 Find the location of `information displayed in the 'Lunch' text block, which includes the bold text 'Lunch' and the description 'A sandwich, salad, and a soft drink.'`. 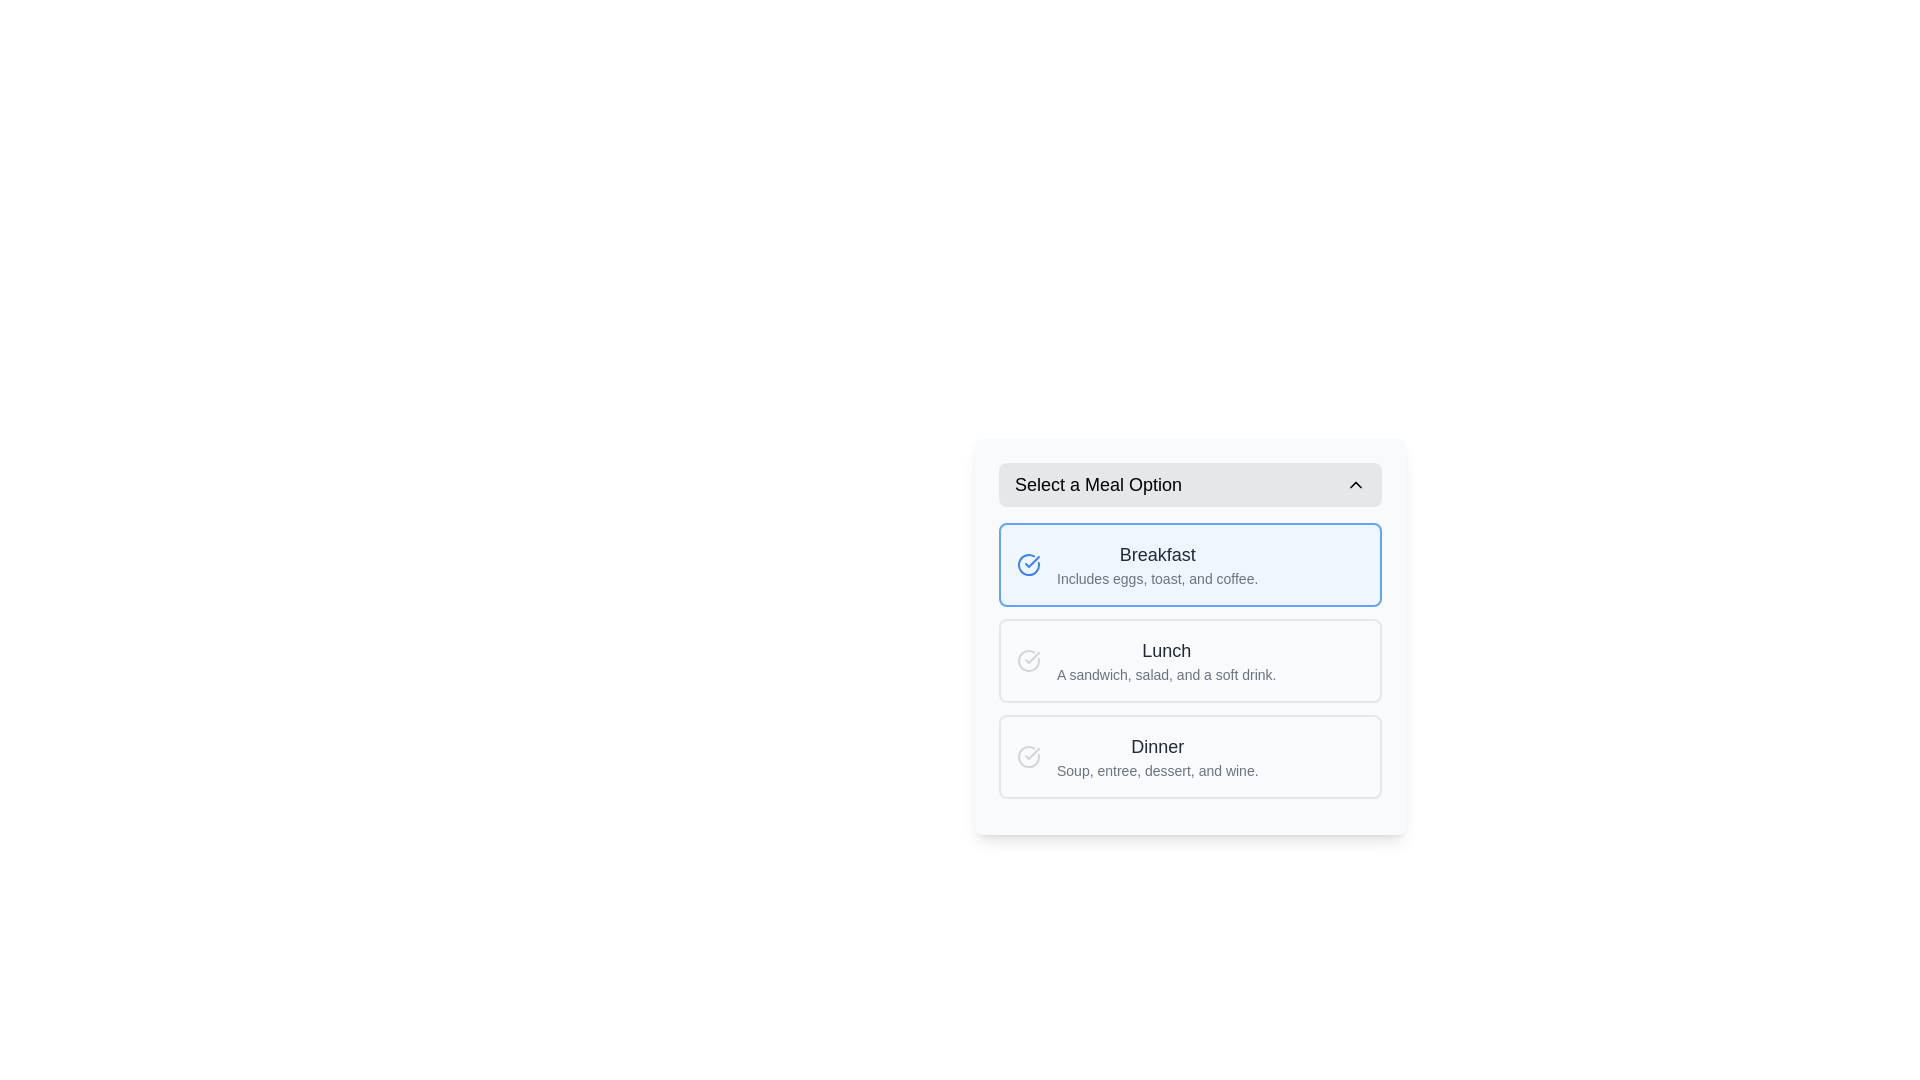

information displayed in the 'Lunch' text block, which includes the bold text 'Lunch' and the description 'A sandwich, salad, and a soft drink.' is located at coordinates (1166, 660).